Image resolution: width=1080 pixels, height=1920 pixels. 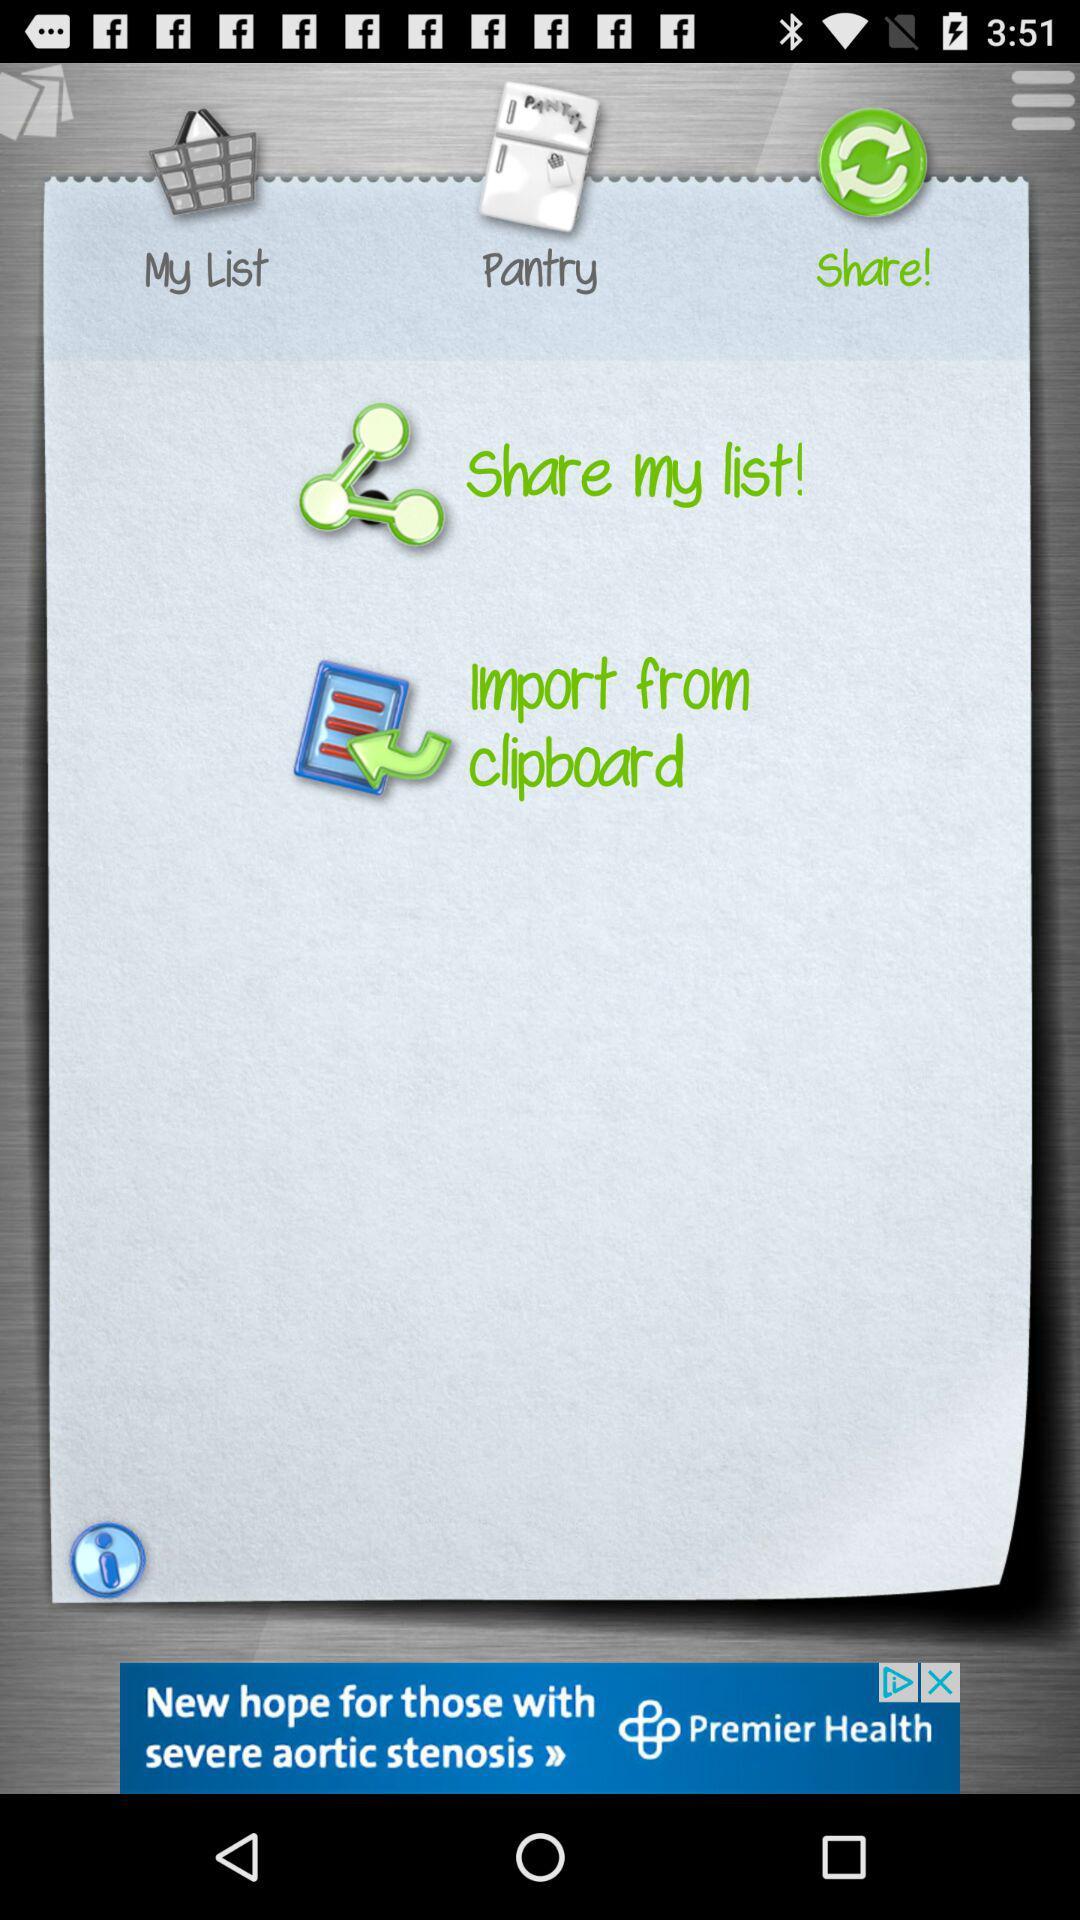 I want to click on the menu, so click(x=1032, y=109).